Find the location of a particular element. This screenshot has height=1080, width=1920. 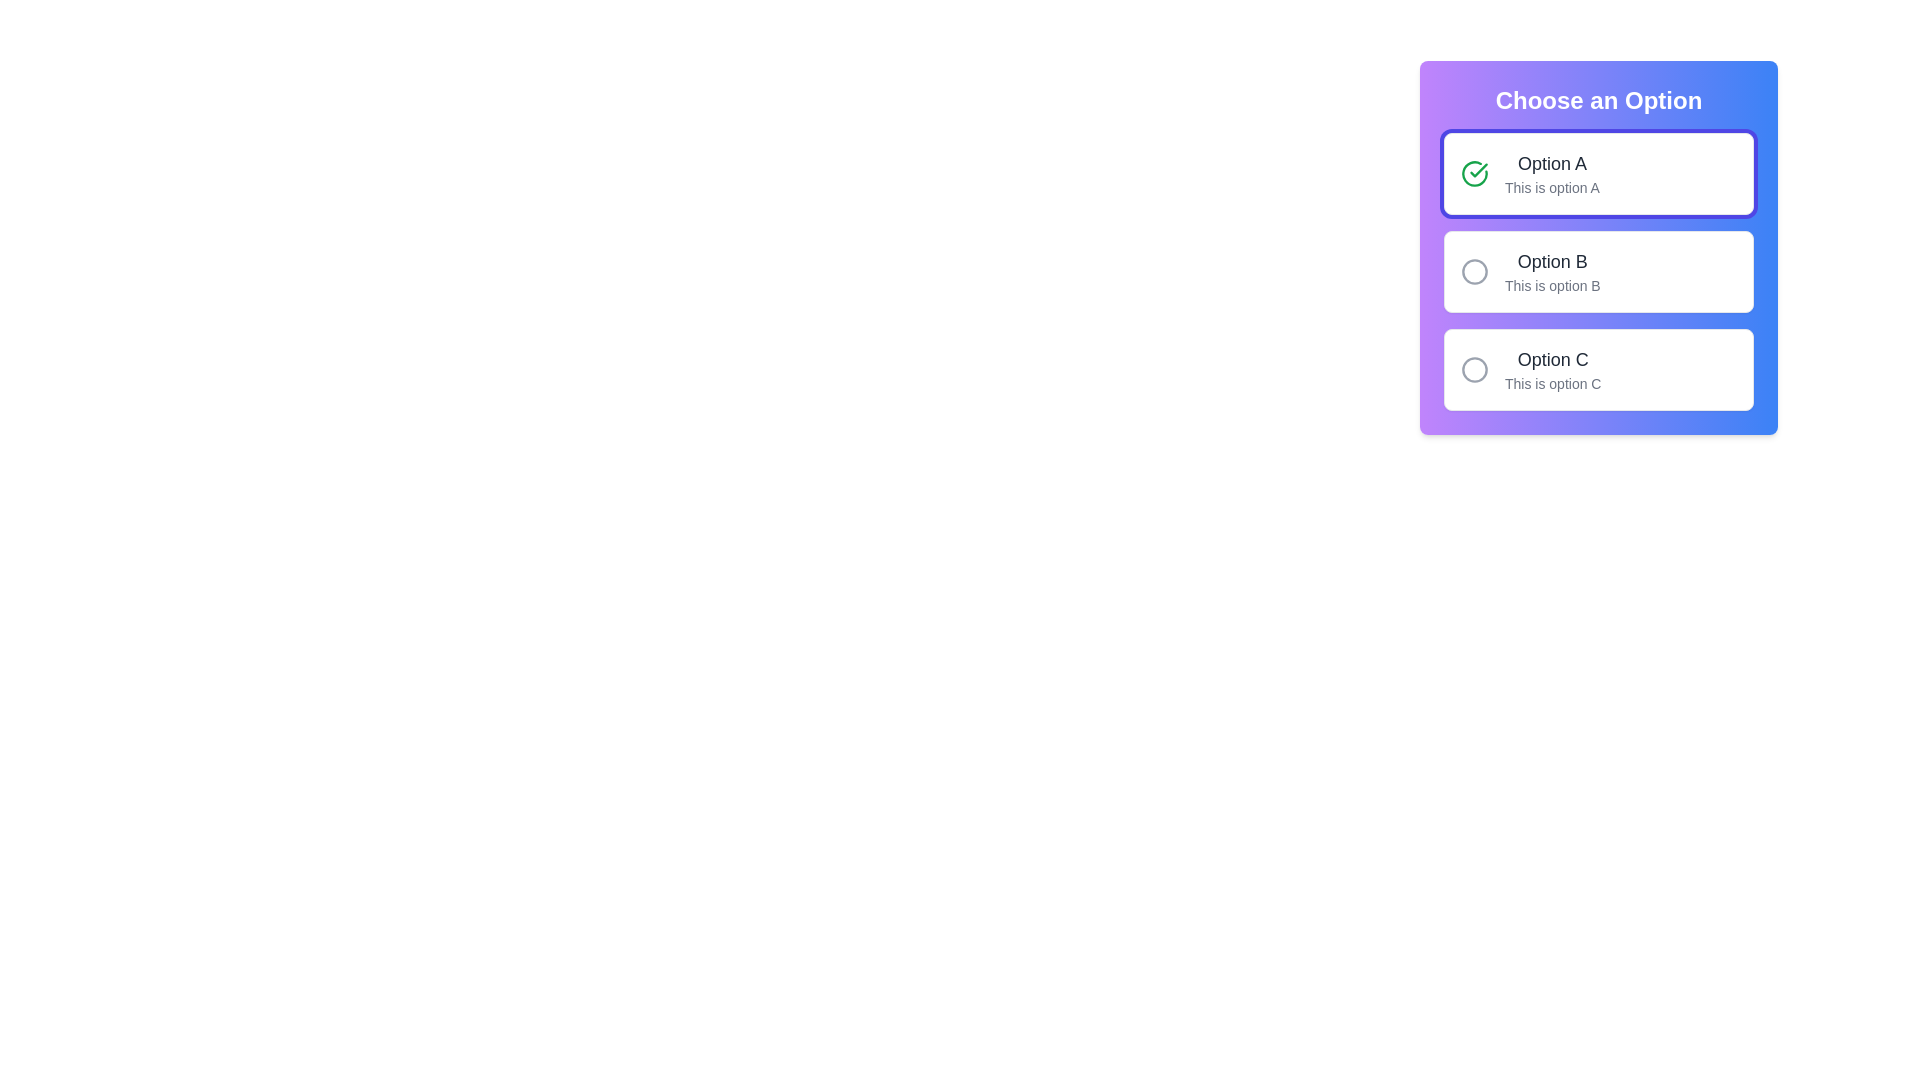

descriptive label text located underneath 'Option B' in the grouped options panel is located at coordinates (1551, 285).